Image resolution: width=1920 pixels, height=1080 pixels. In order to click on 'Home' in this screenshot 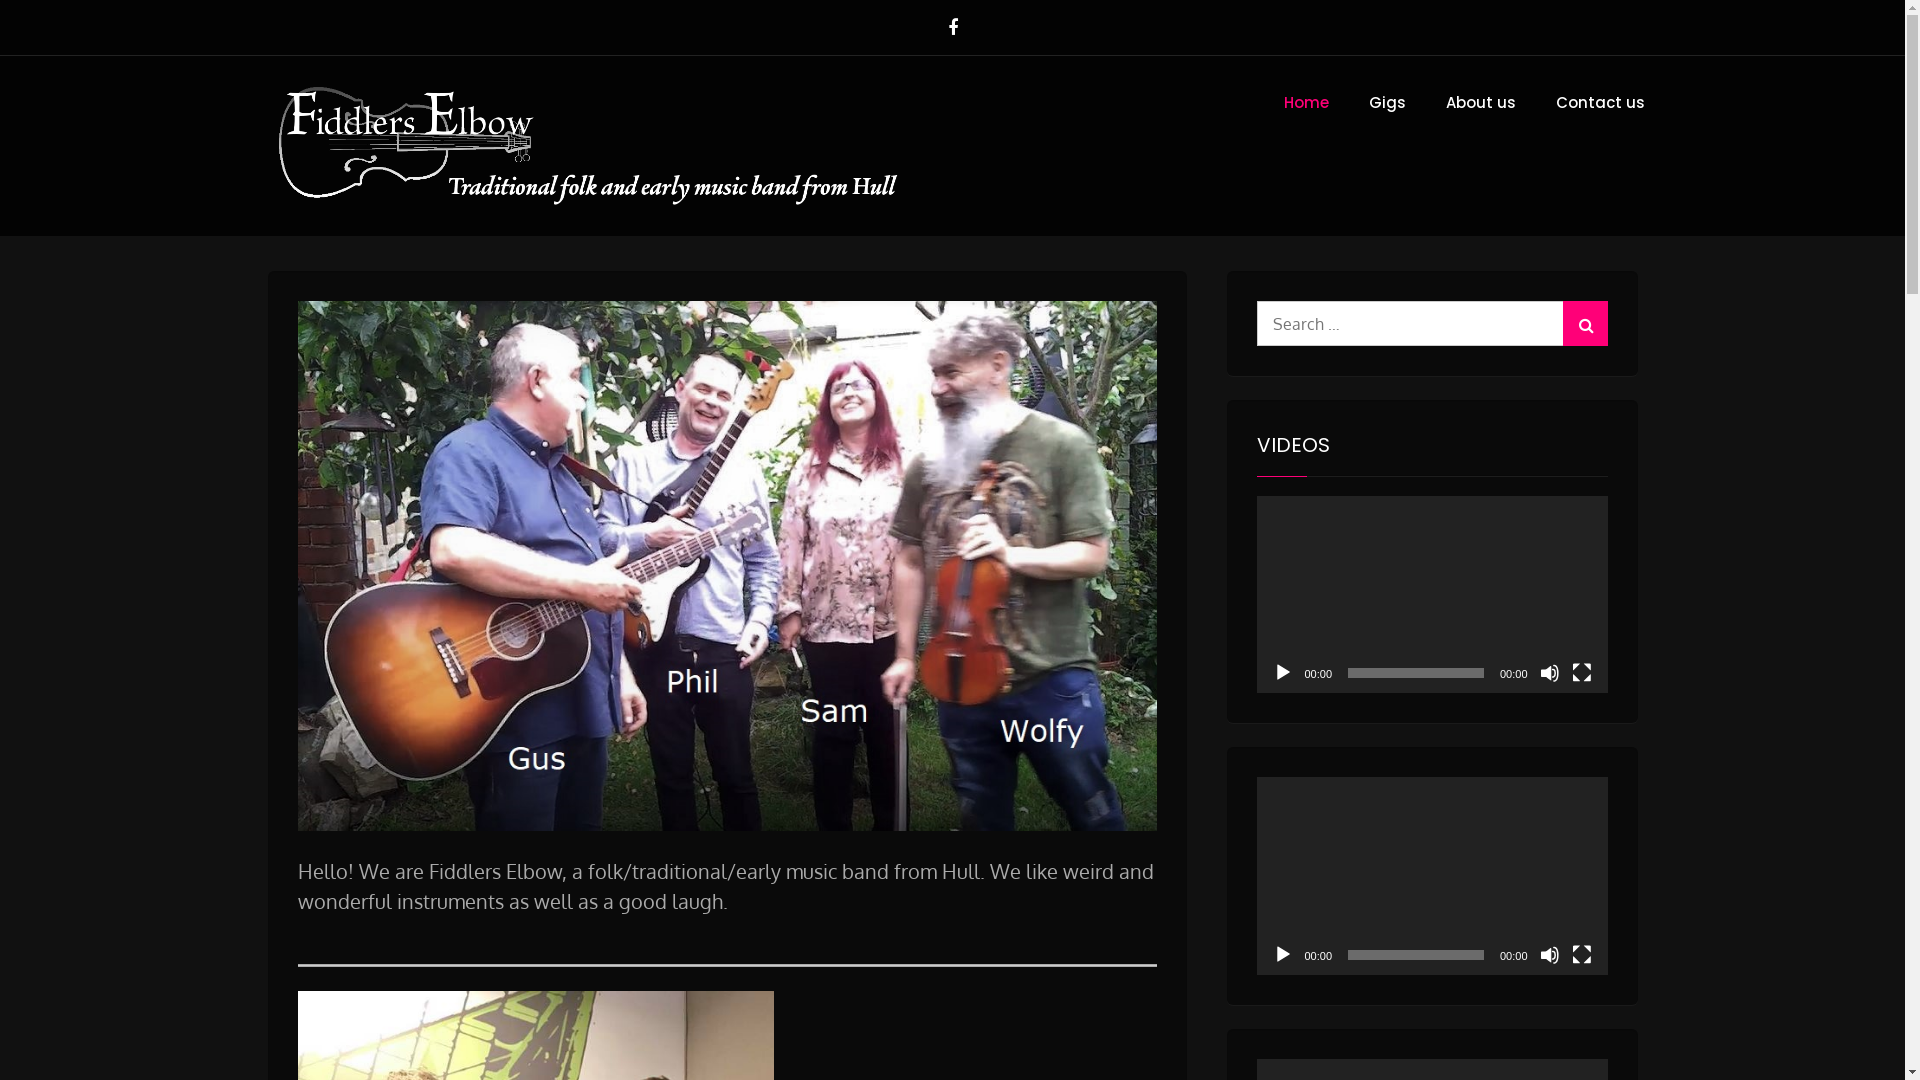, I will do `click(1265, 103)`.